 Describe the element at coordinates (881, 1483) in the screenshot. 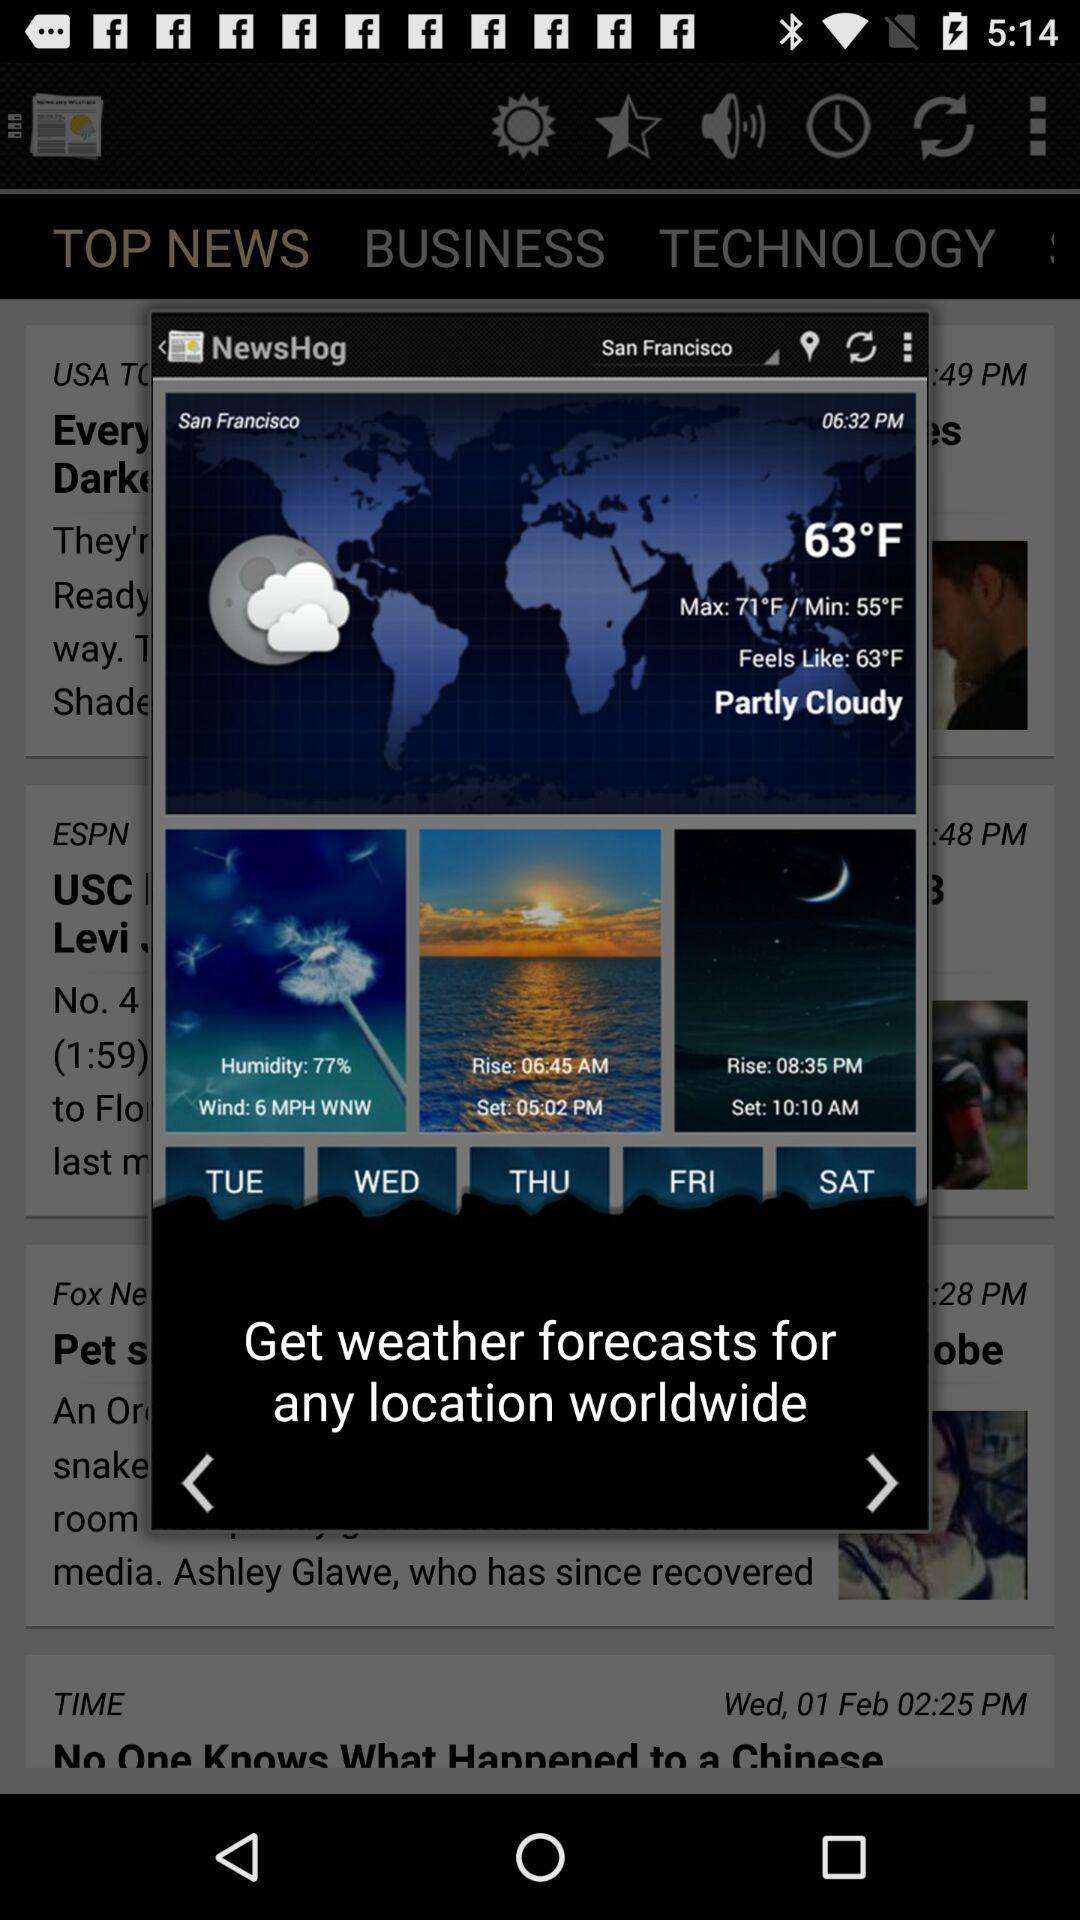

I see `go next option` at that location.